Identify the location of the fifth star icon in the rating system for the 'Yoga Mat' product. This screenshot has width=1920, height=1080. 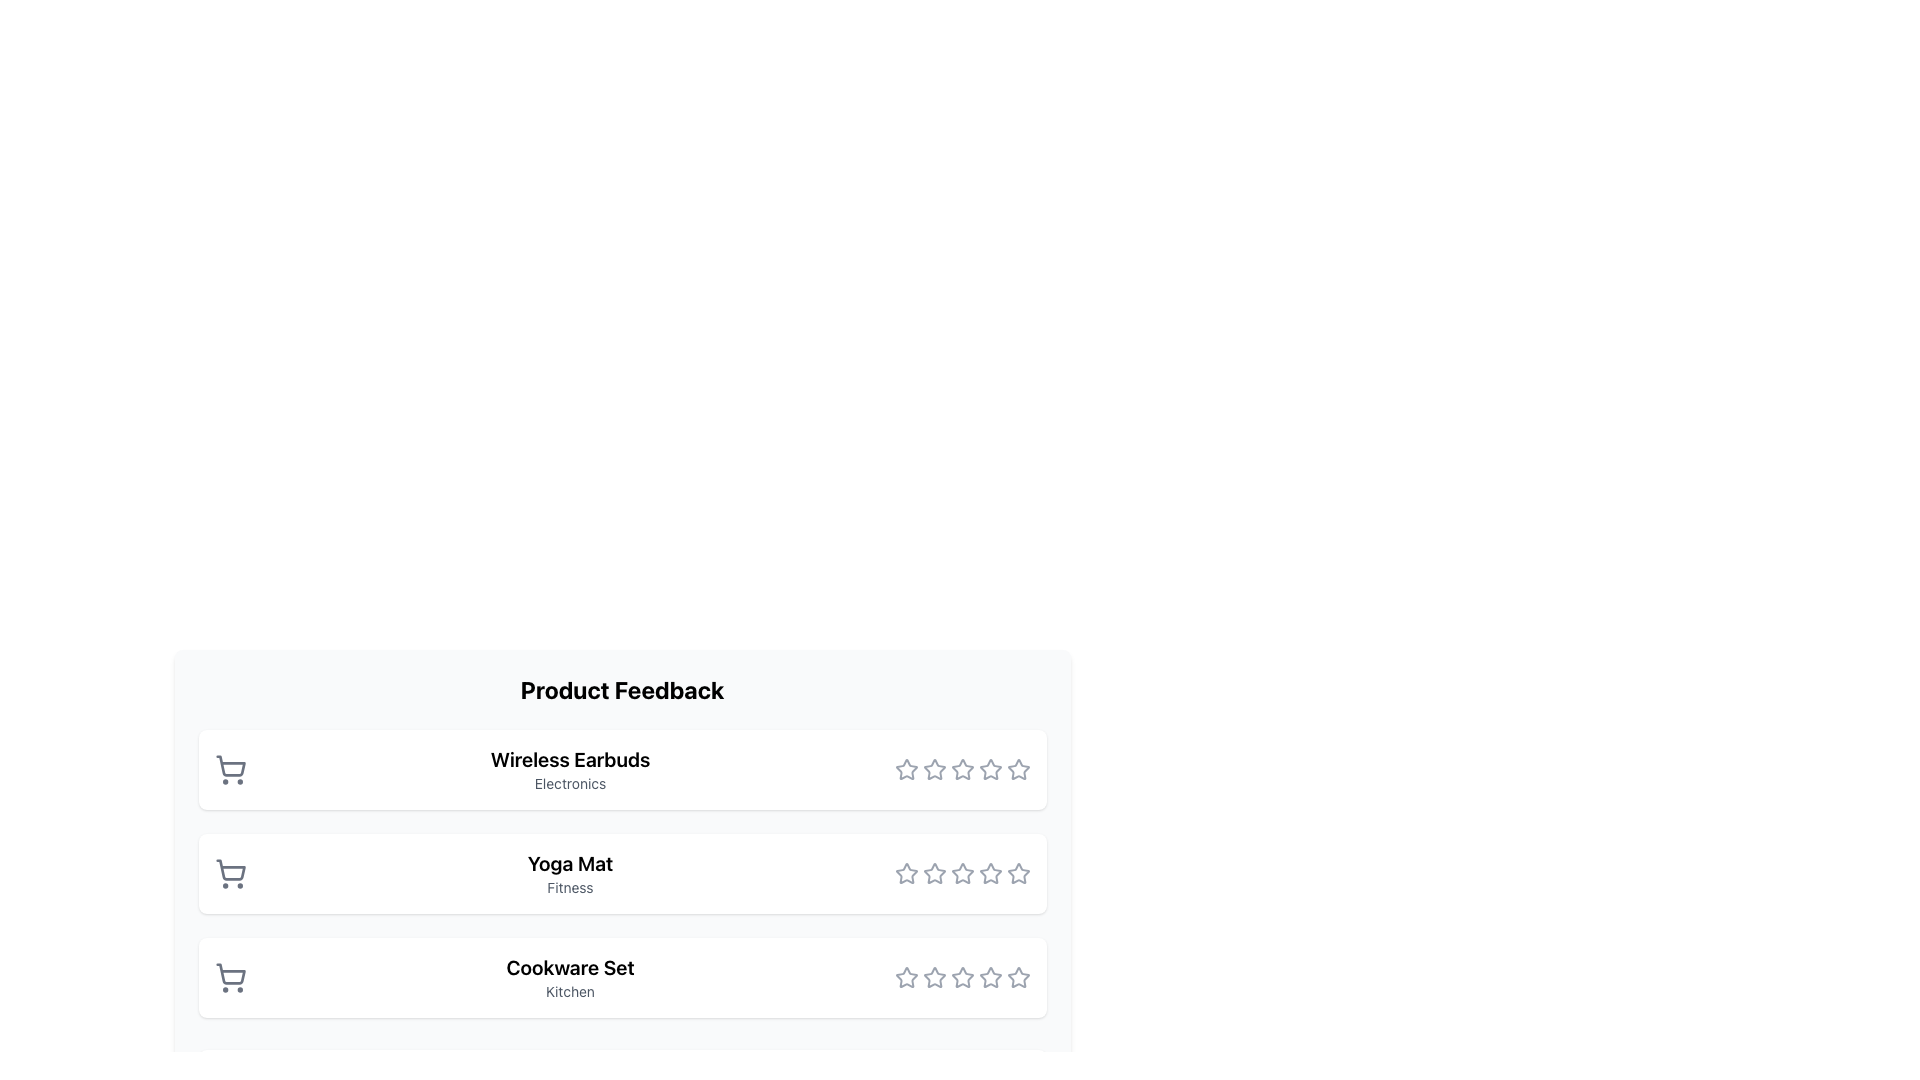
(1018, 872).